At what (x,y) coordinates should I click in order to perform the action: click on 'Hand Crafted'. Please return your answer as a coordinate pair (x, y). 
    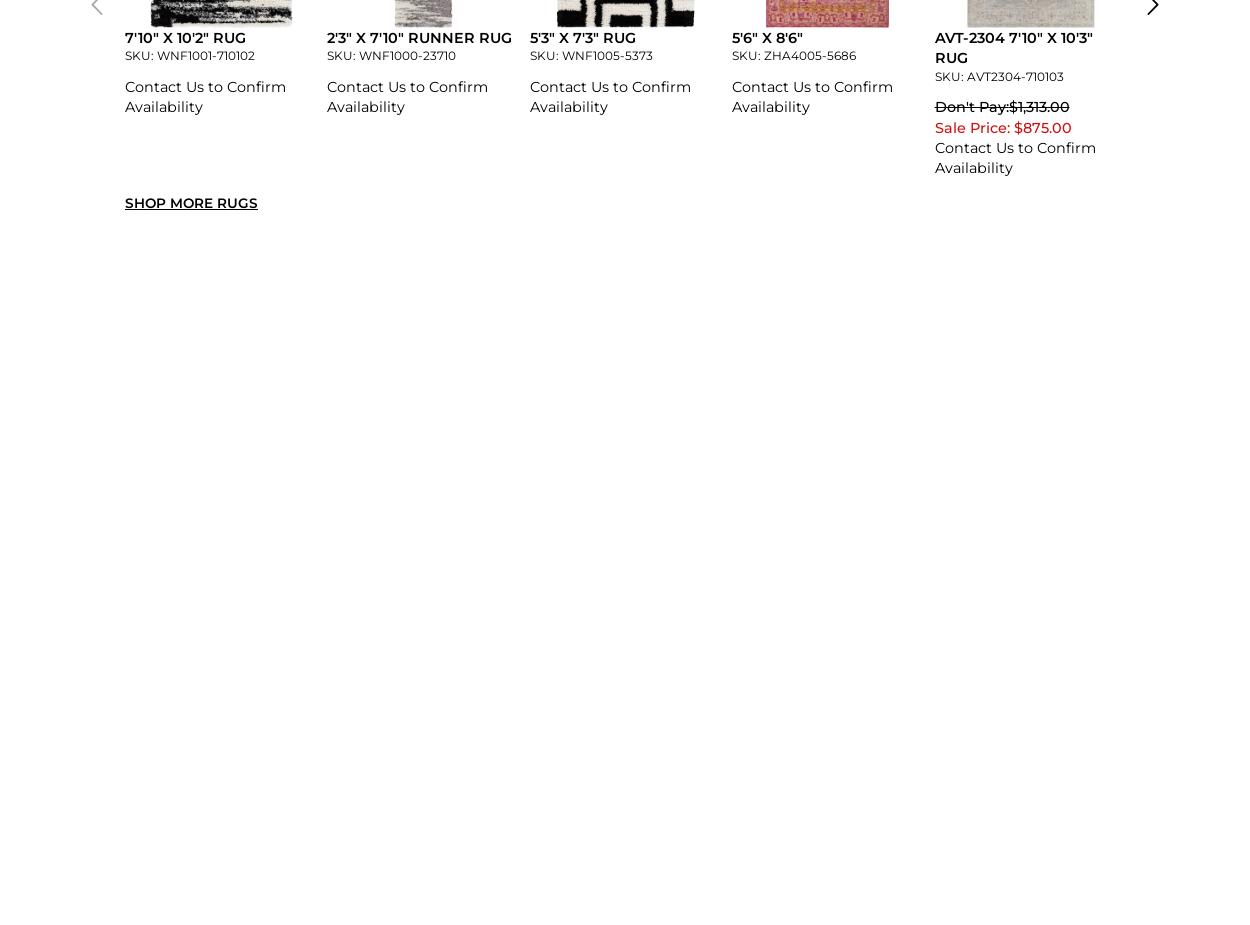
    Looking at the image, I should click on (377, 346).